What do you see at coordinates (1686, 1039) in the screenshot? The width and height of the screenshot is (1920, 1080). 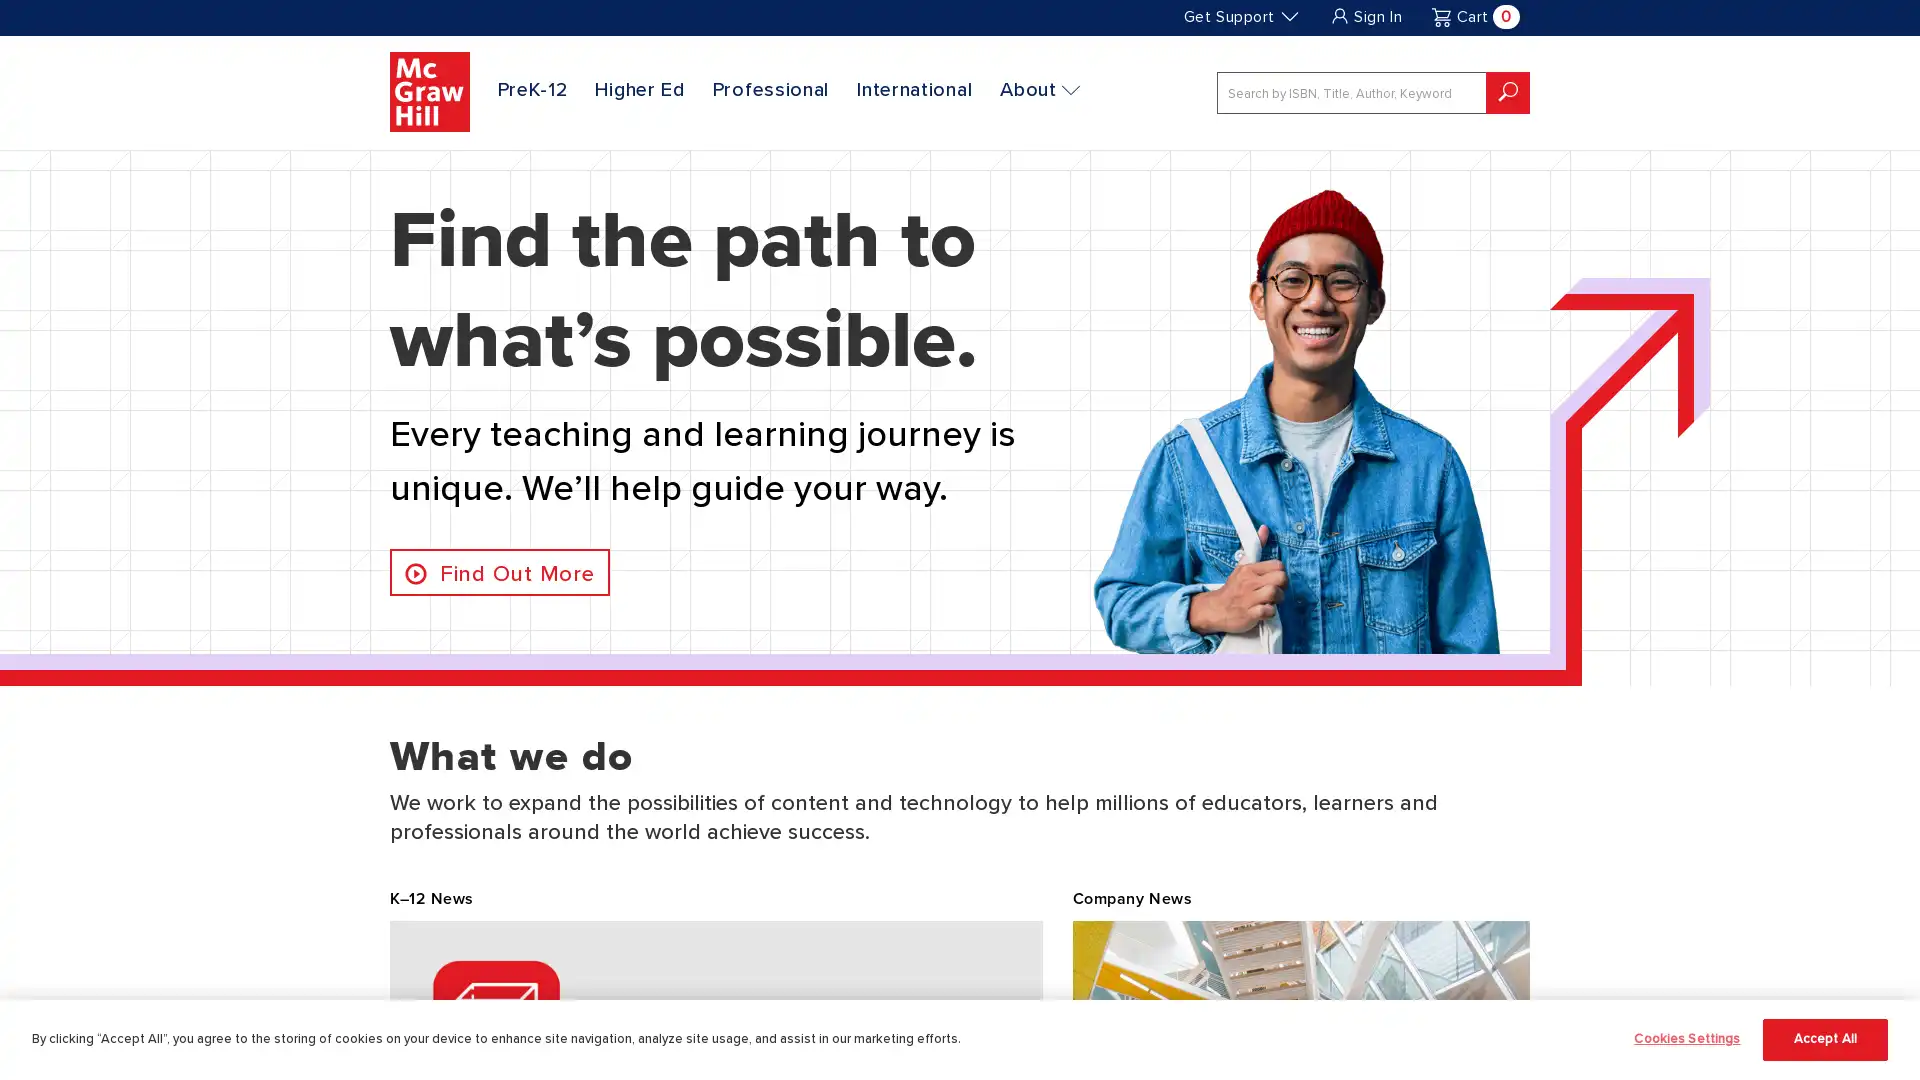 I see `Cookies Settings` at bounding box center [1686, 1039].